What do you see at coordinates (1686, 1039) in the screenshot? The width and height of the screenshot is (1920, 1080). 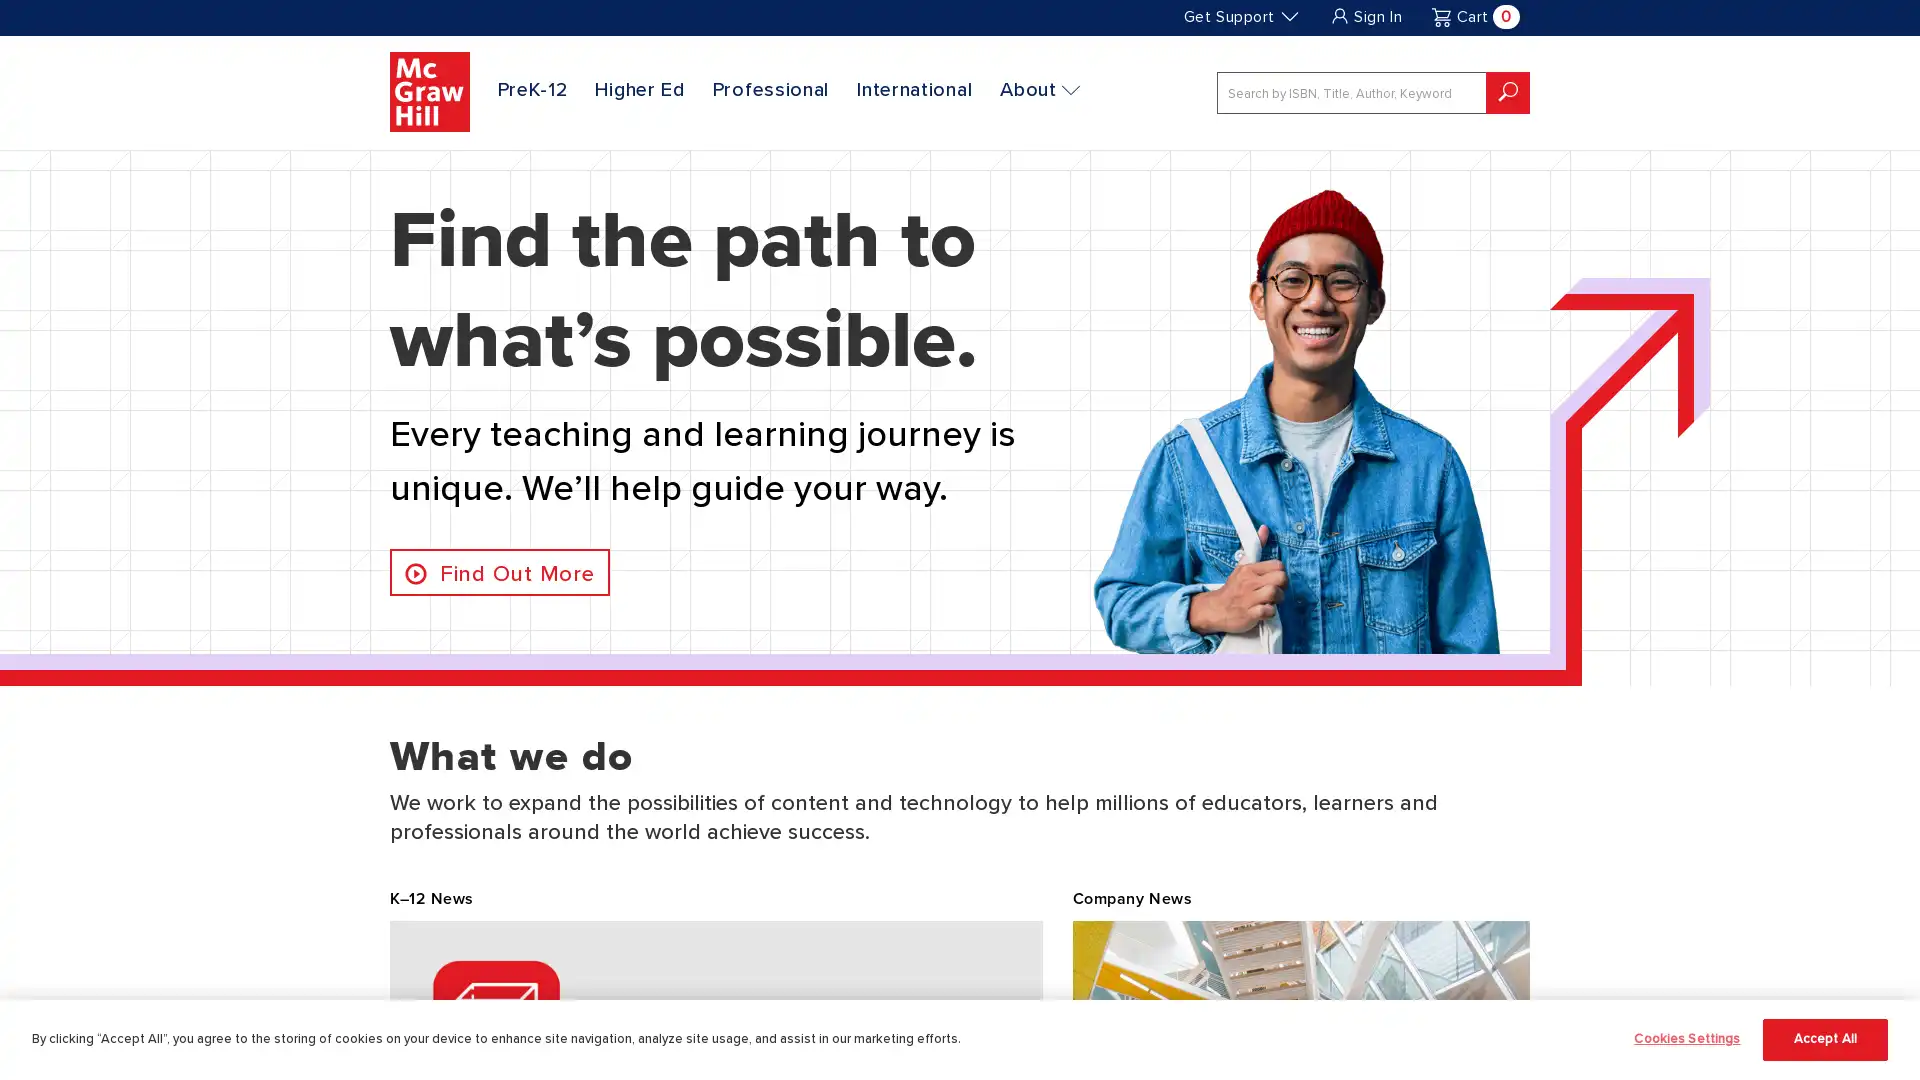 I see `Cookies Settings` at bounding box center [1686, 1039].